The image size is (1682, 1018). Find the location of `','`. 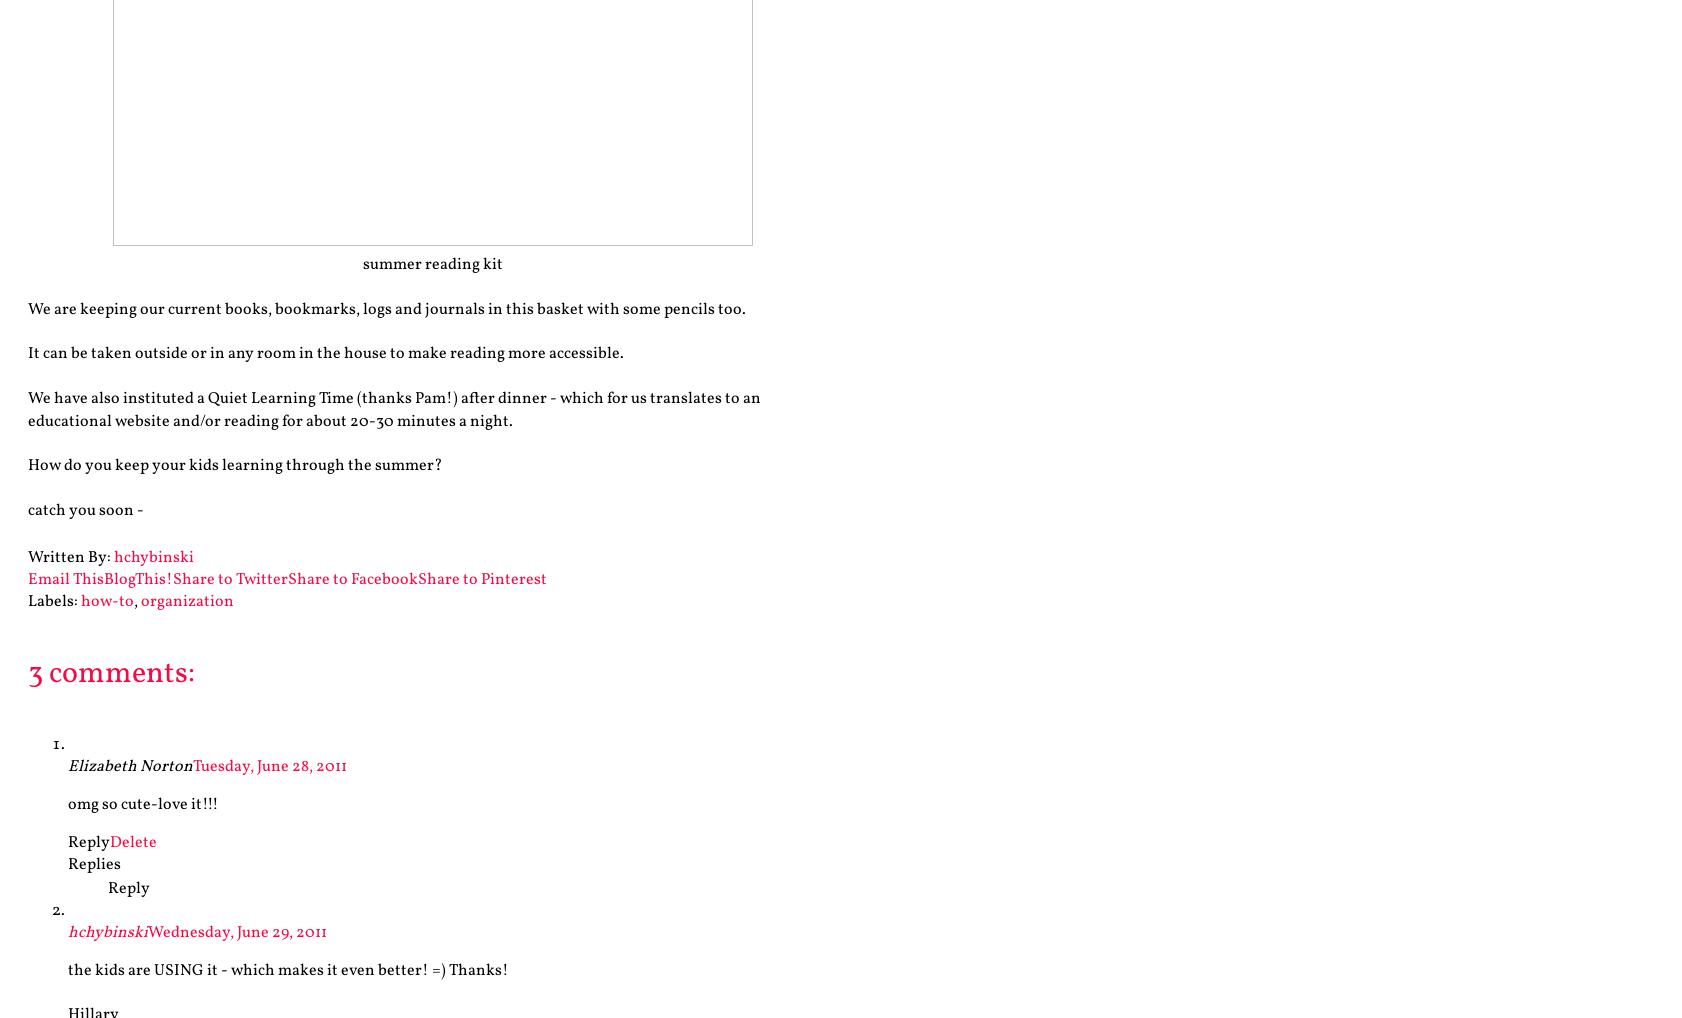

',' is located at coordinates (133, 601).